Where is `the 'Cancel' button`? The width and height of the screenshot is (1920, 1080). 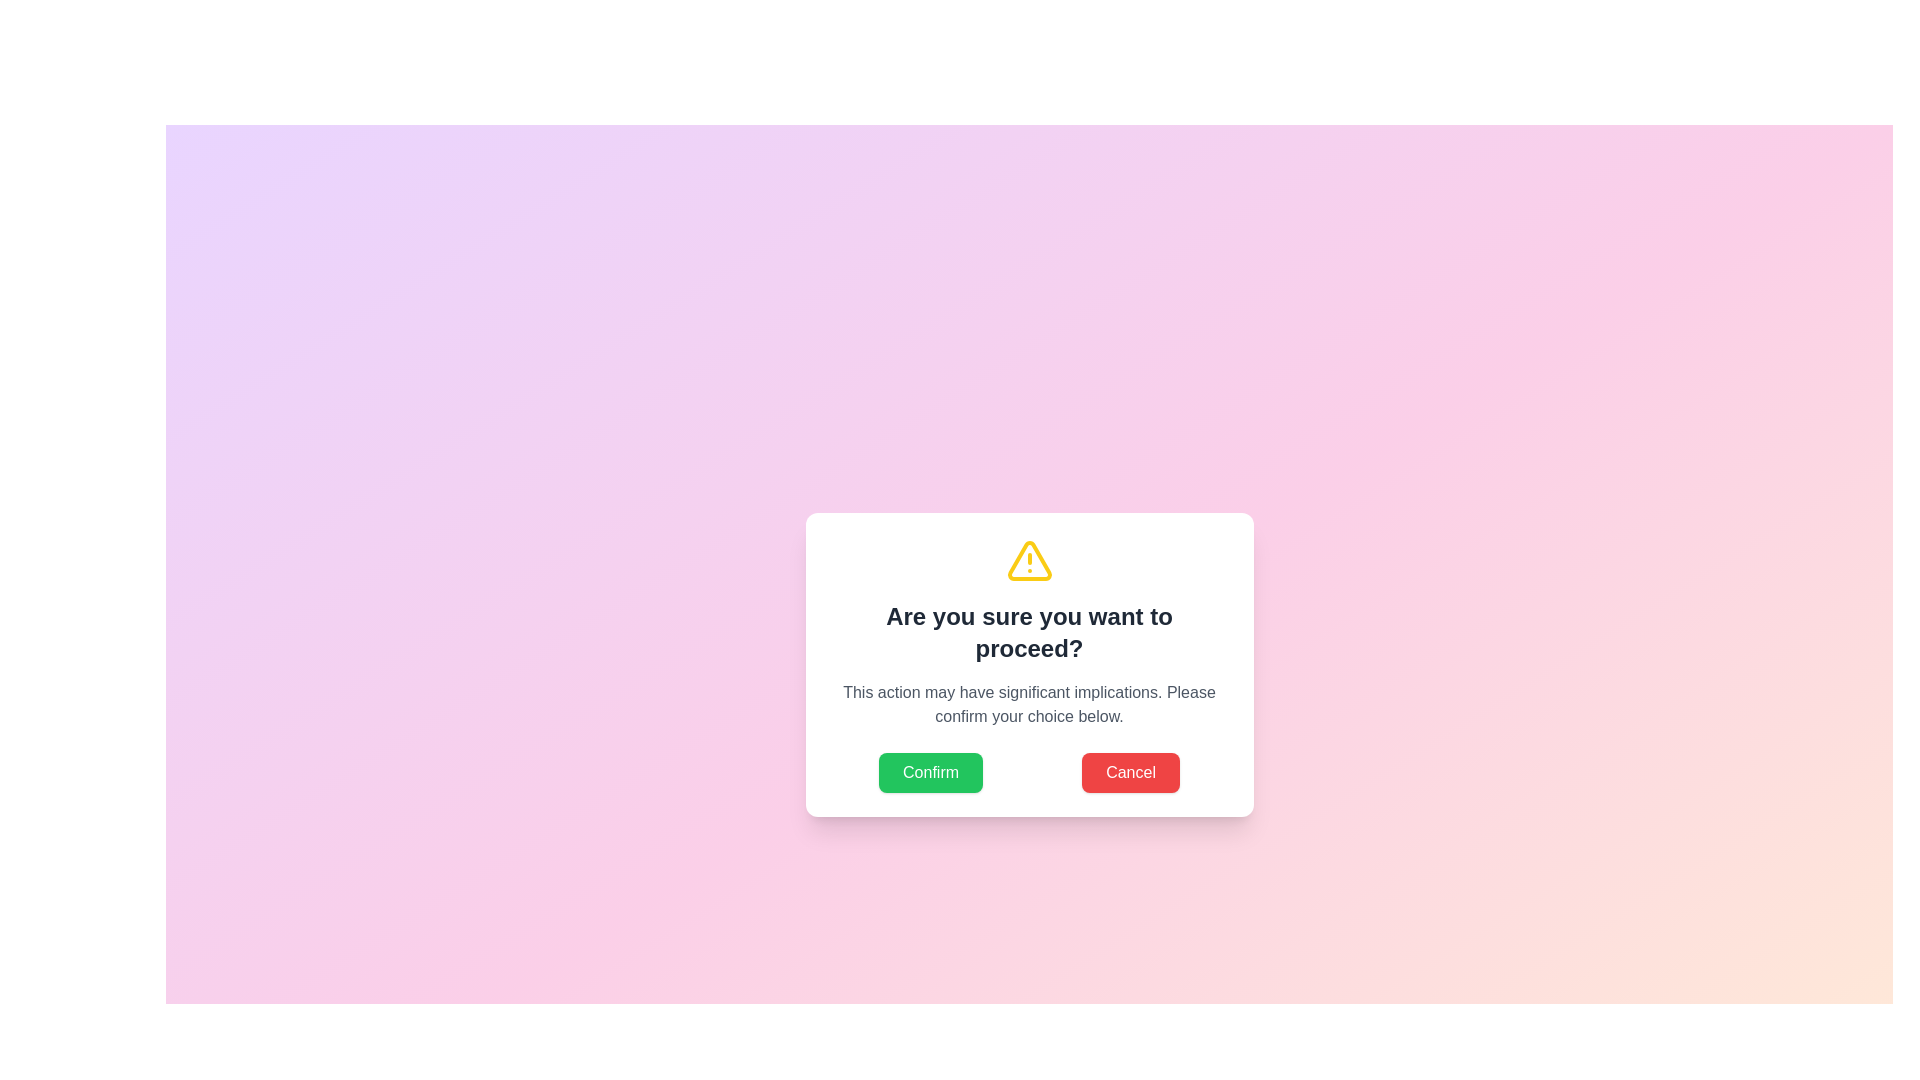 the 'Cancel' button is located at coordinates (1131, 771).